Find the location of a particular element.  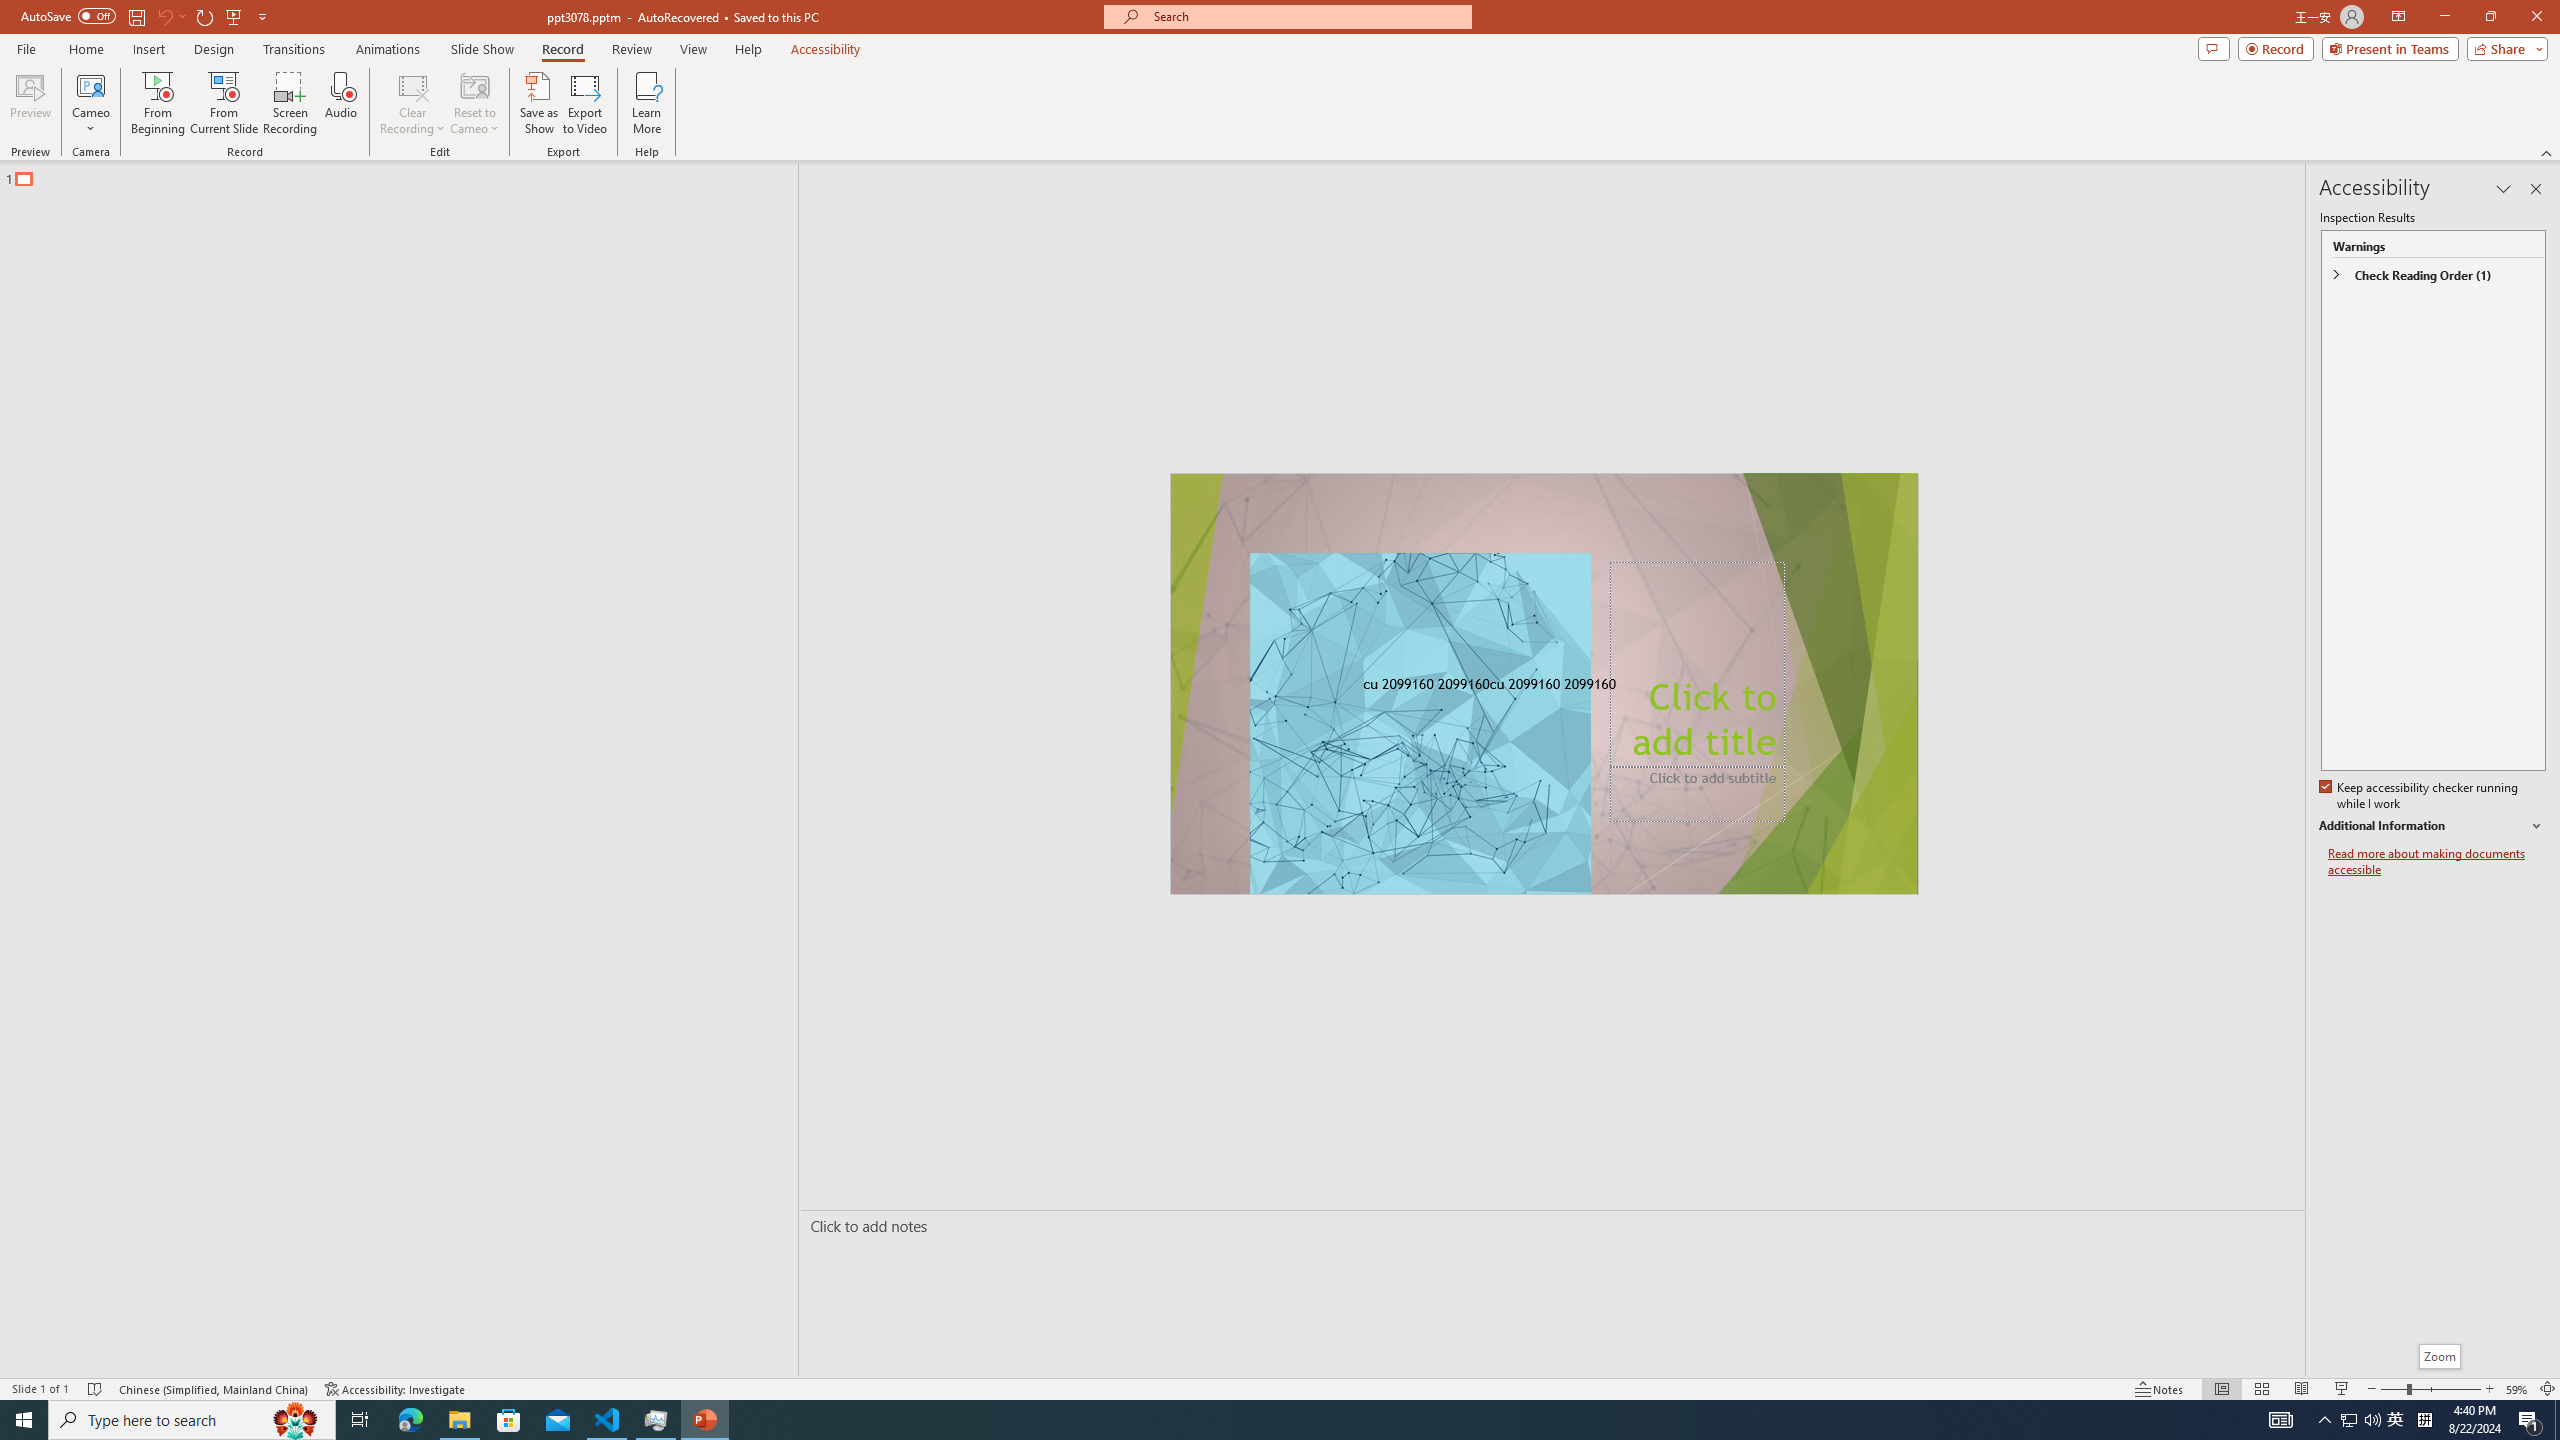

'Read more about making documents accessible' is located at coordinates (2437, 861).